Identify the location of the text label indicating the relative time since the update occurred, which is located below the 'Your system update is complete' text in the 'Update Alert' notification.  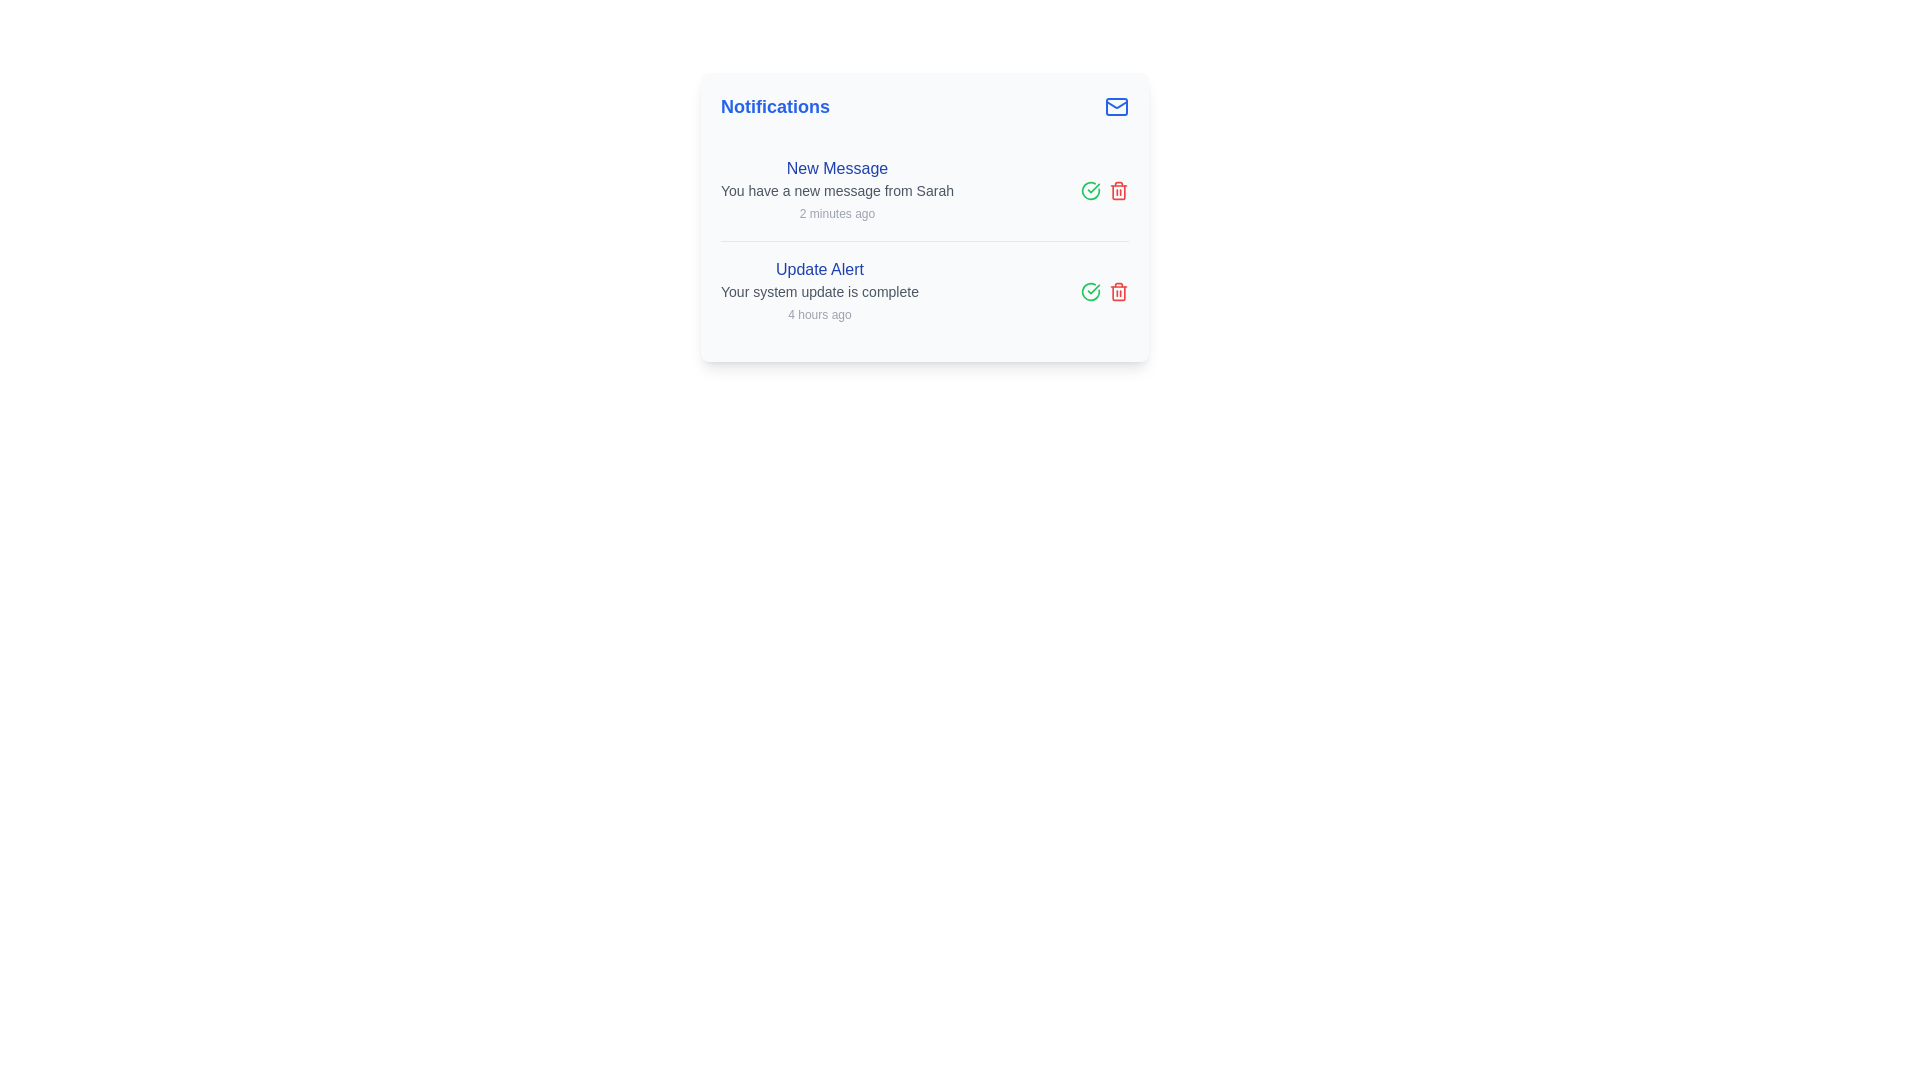
(820, 315).